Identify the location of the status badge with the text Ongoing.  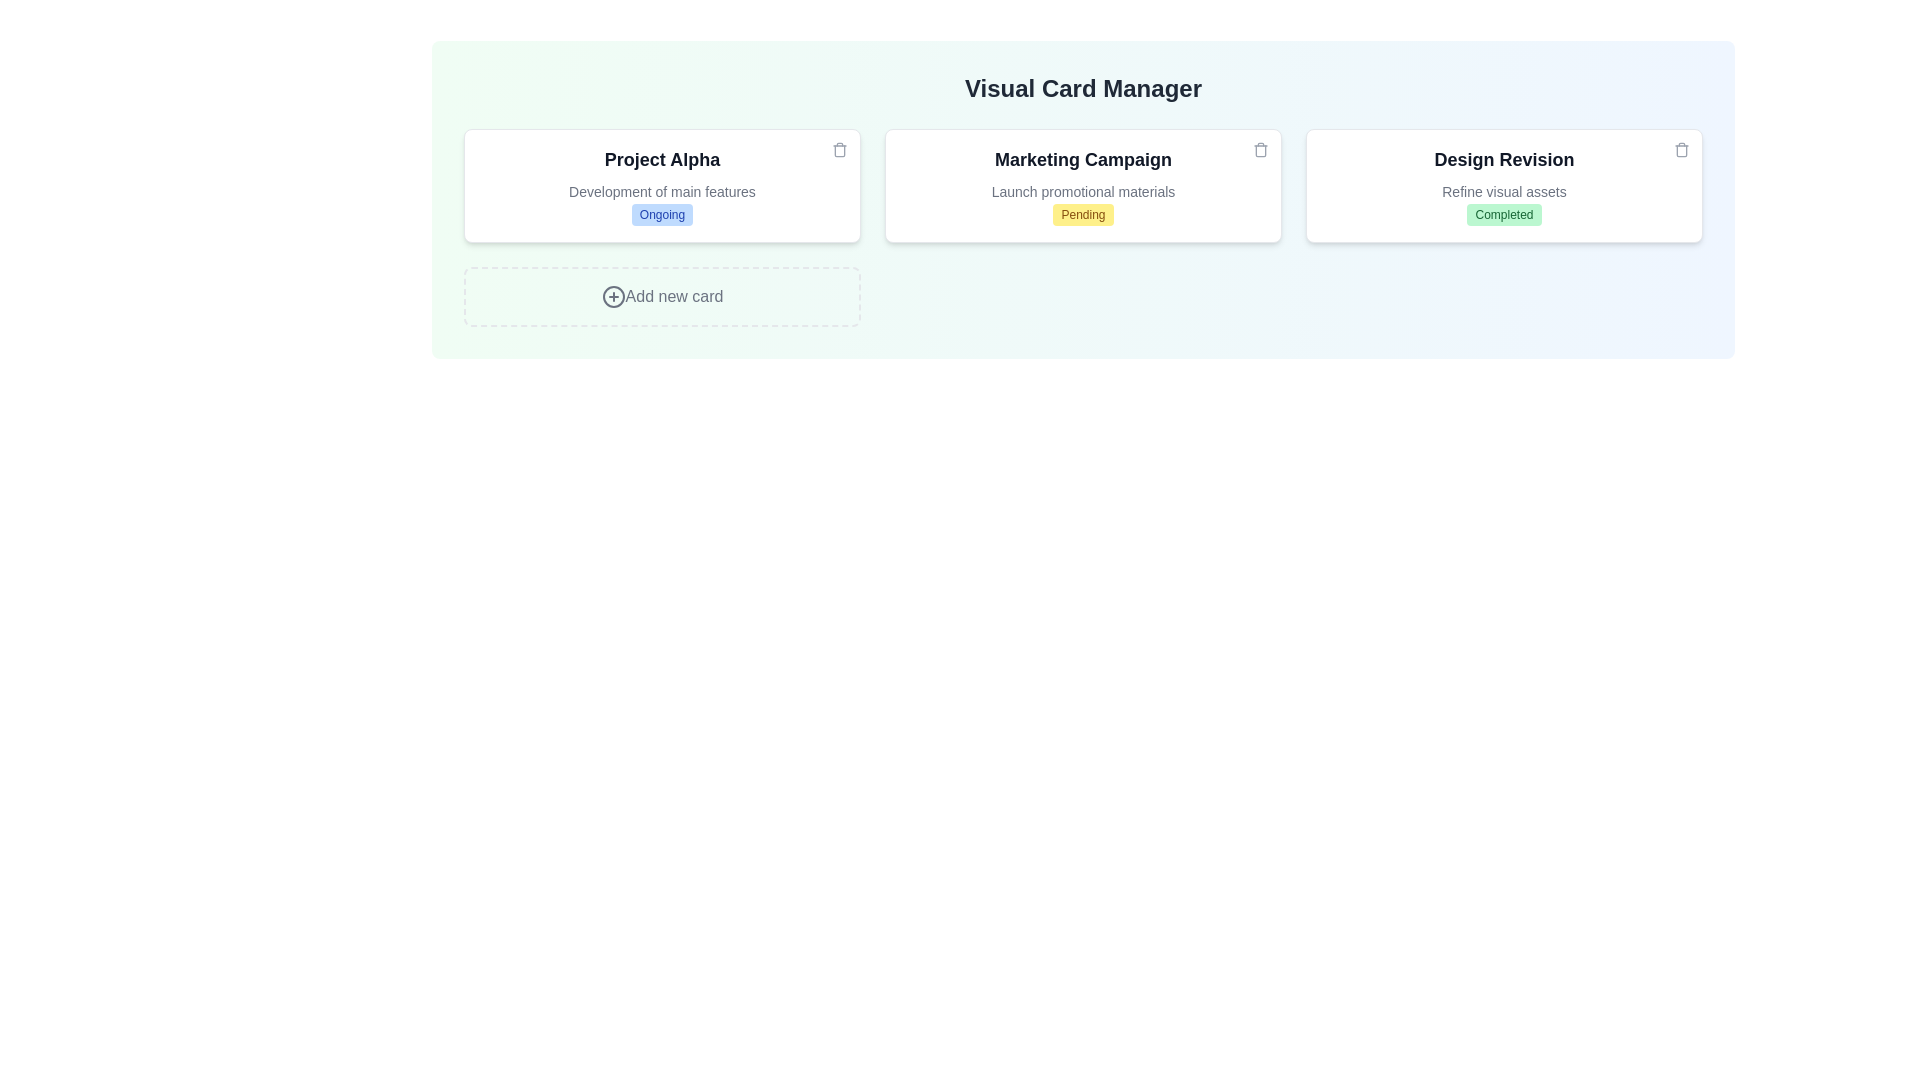
(662, 215).